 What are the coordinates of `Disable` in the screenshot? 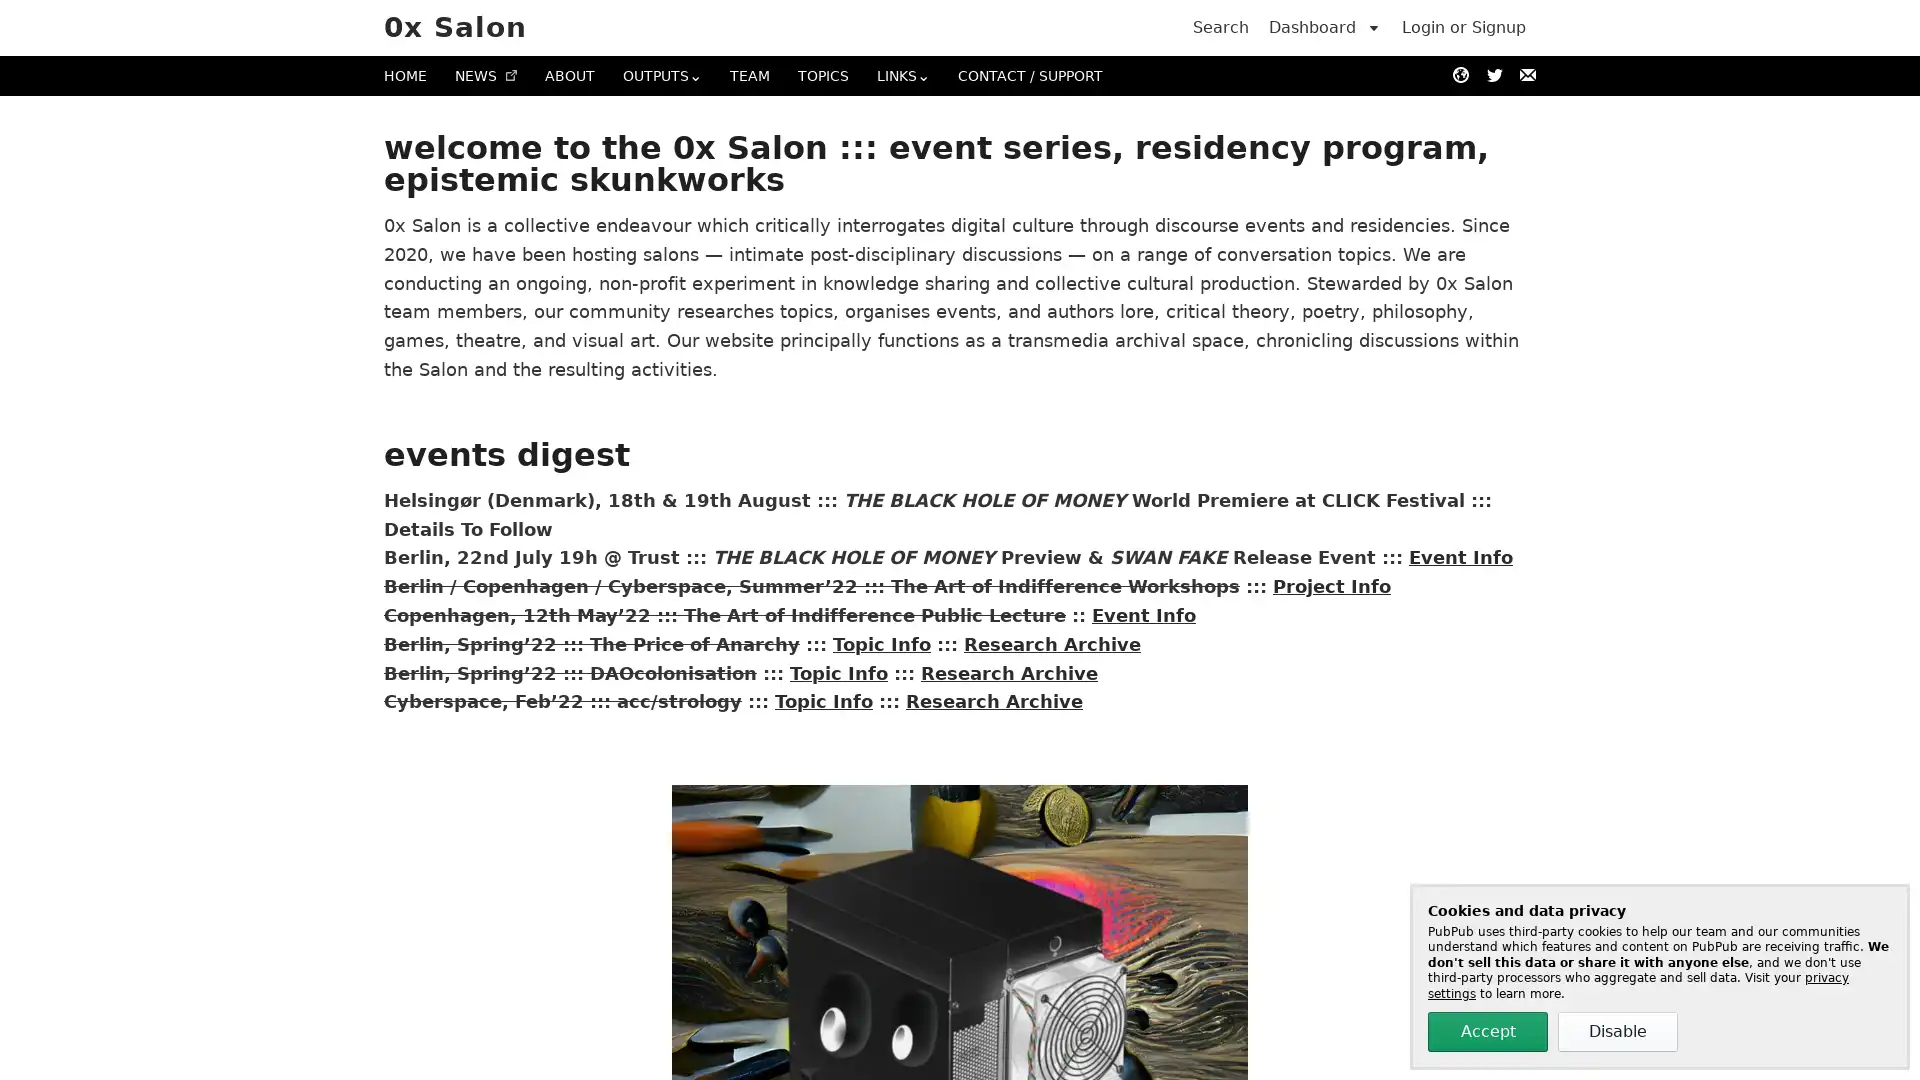 It's located at (1617, 1032).